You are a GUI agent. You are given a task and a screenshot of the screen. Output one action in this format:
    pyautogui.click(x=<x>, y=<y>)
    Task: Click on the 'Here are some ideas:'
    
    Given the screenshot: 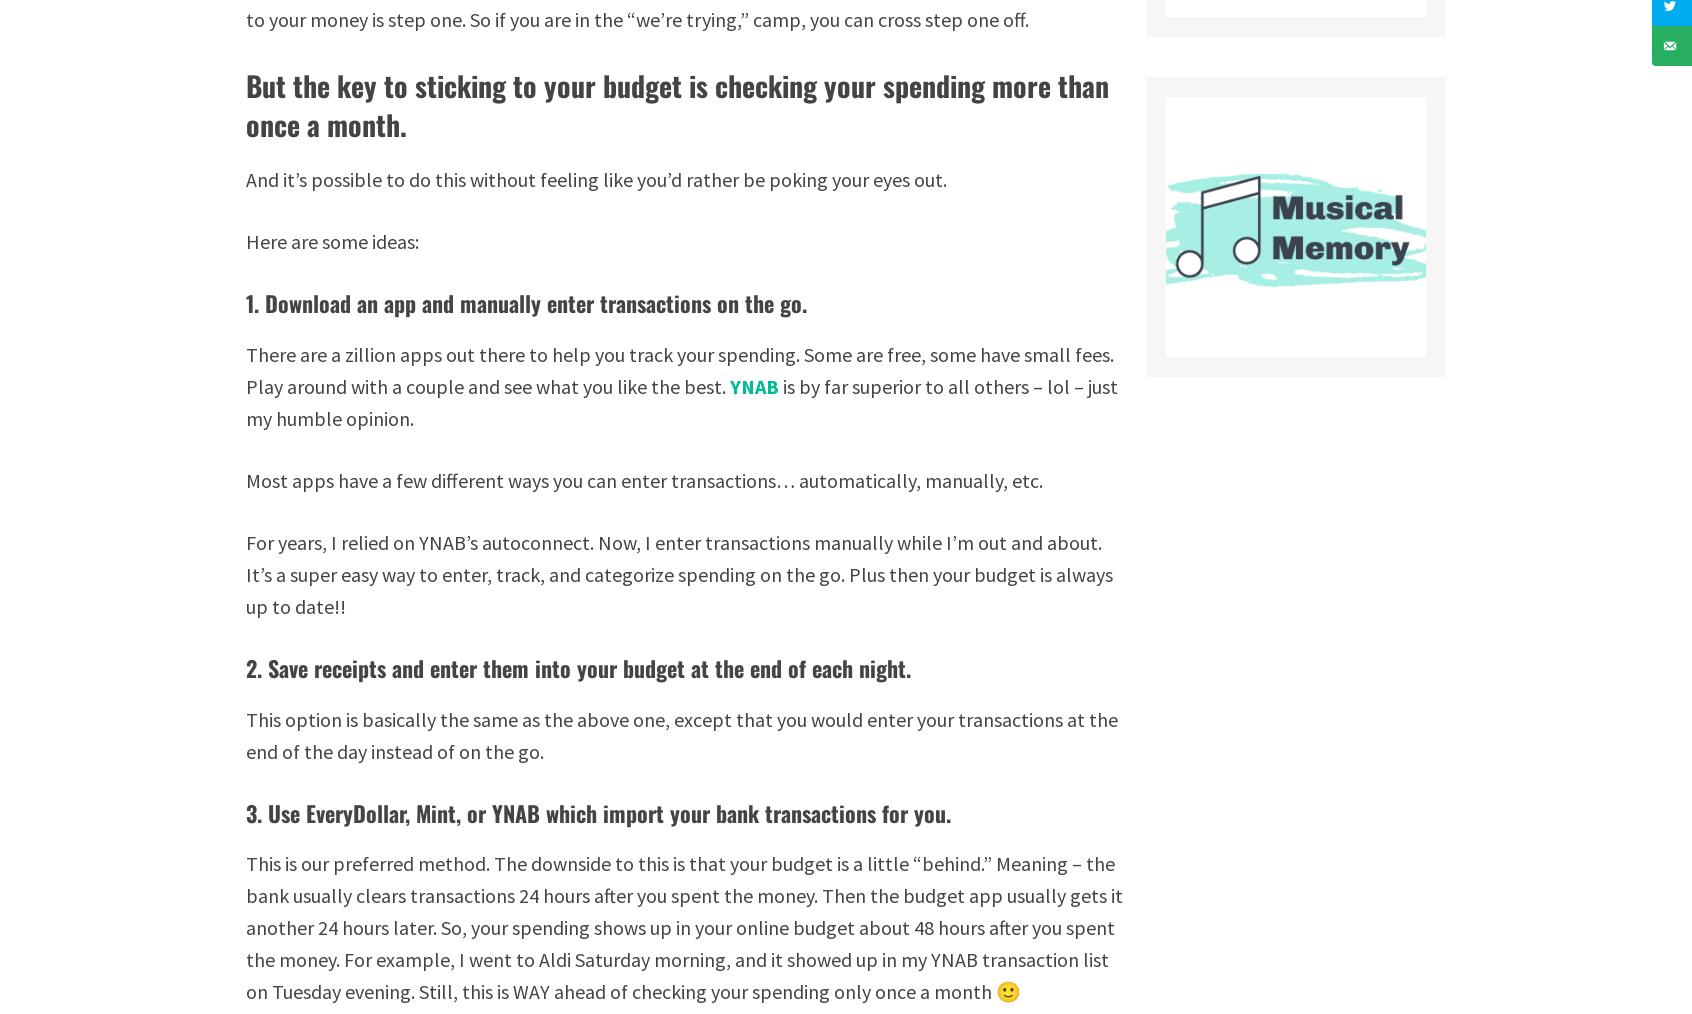 What is the action you would take?
    pyautogui.click(x=246, y=240)
    